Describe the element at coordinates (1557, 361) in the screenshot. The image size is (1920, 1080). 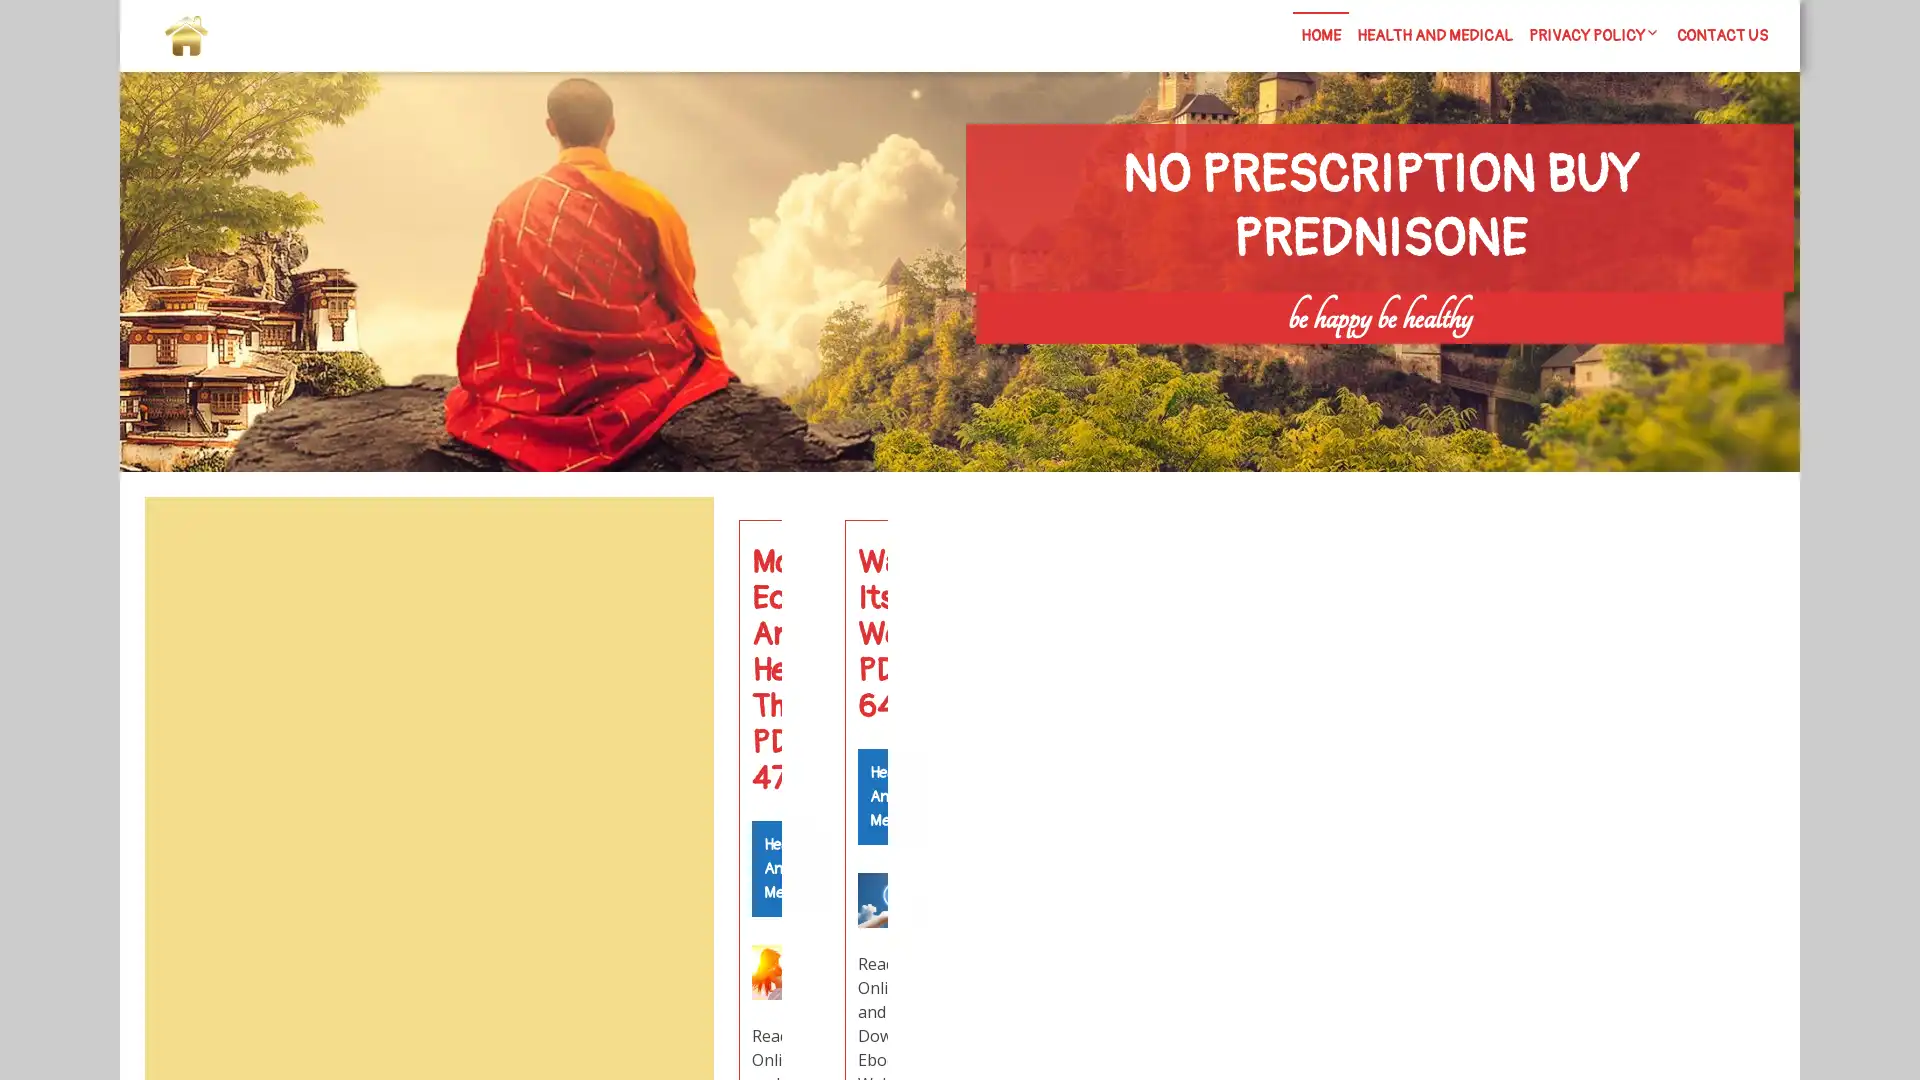
I see `Search` at that location.